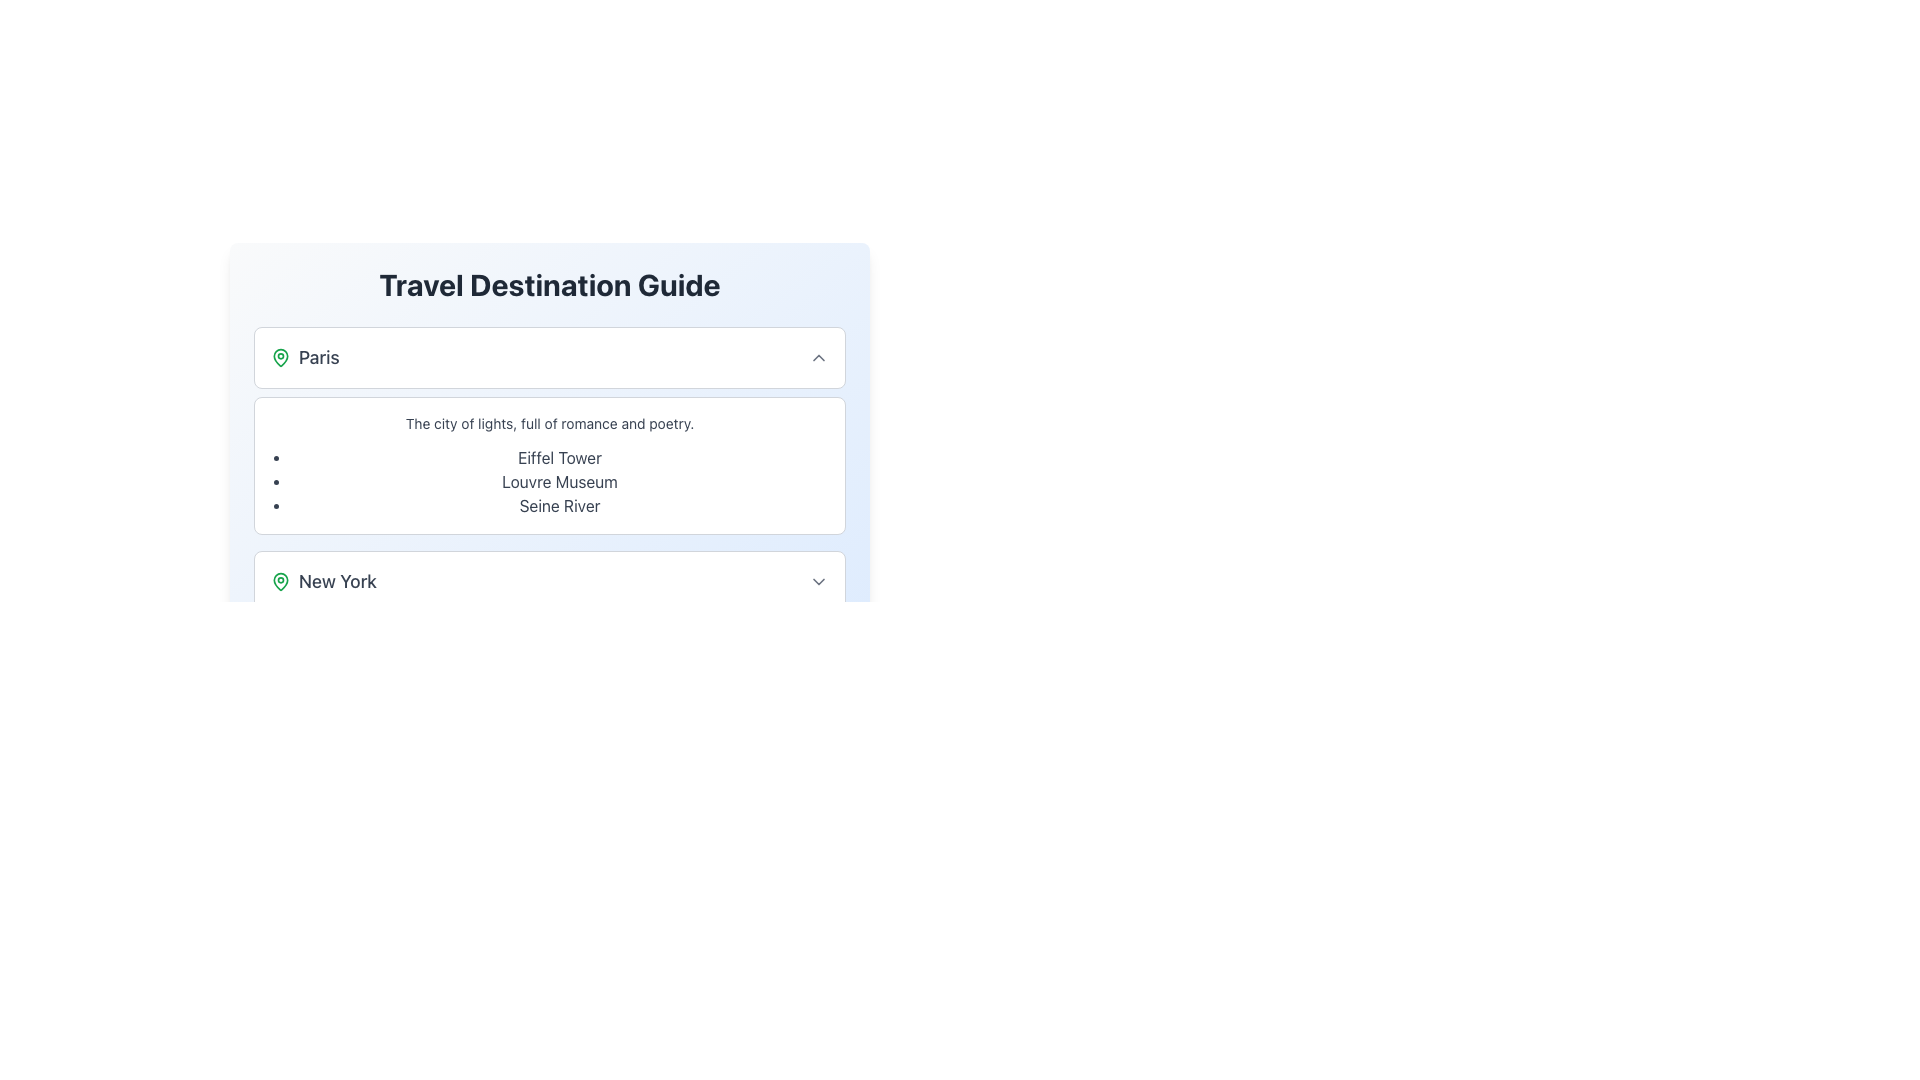  I want to click on the dropdown toggle icon located on the extreme right of the 'New York' section, so click(819, 582).